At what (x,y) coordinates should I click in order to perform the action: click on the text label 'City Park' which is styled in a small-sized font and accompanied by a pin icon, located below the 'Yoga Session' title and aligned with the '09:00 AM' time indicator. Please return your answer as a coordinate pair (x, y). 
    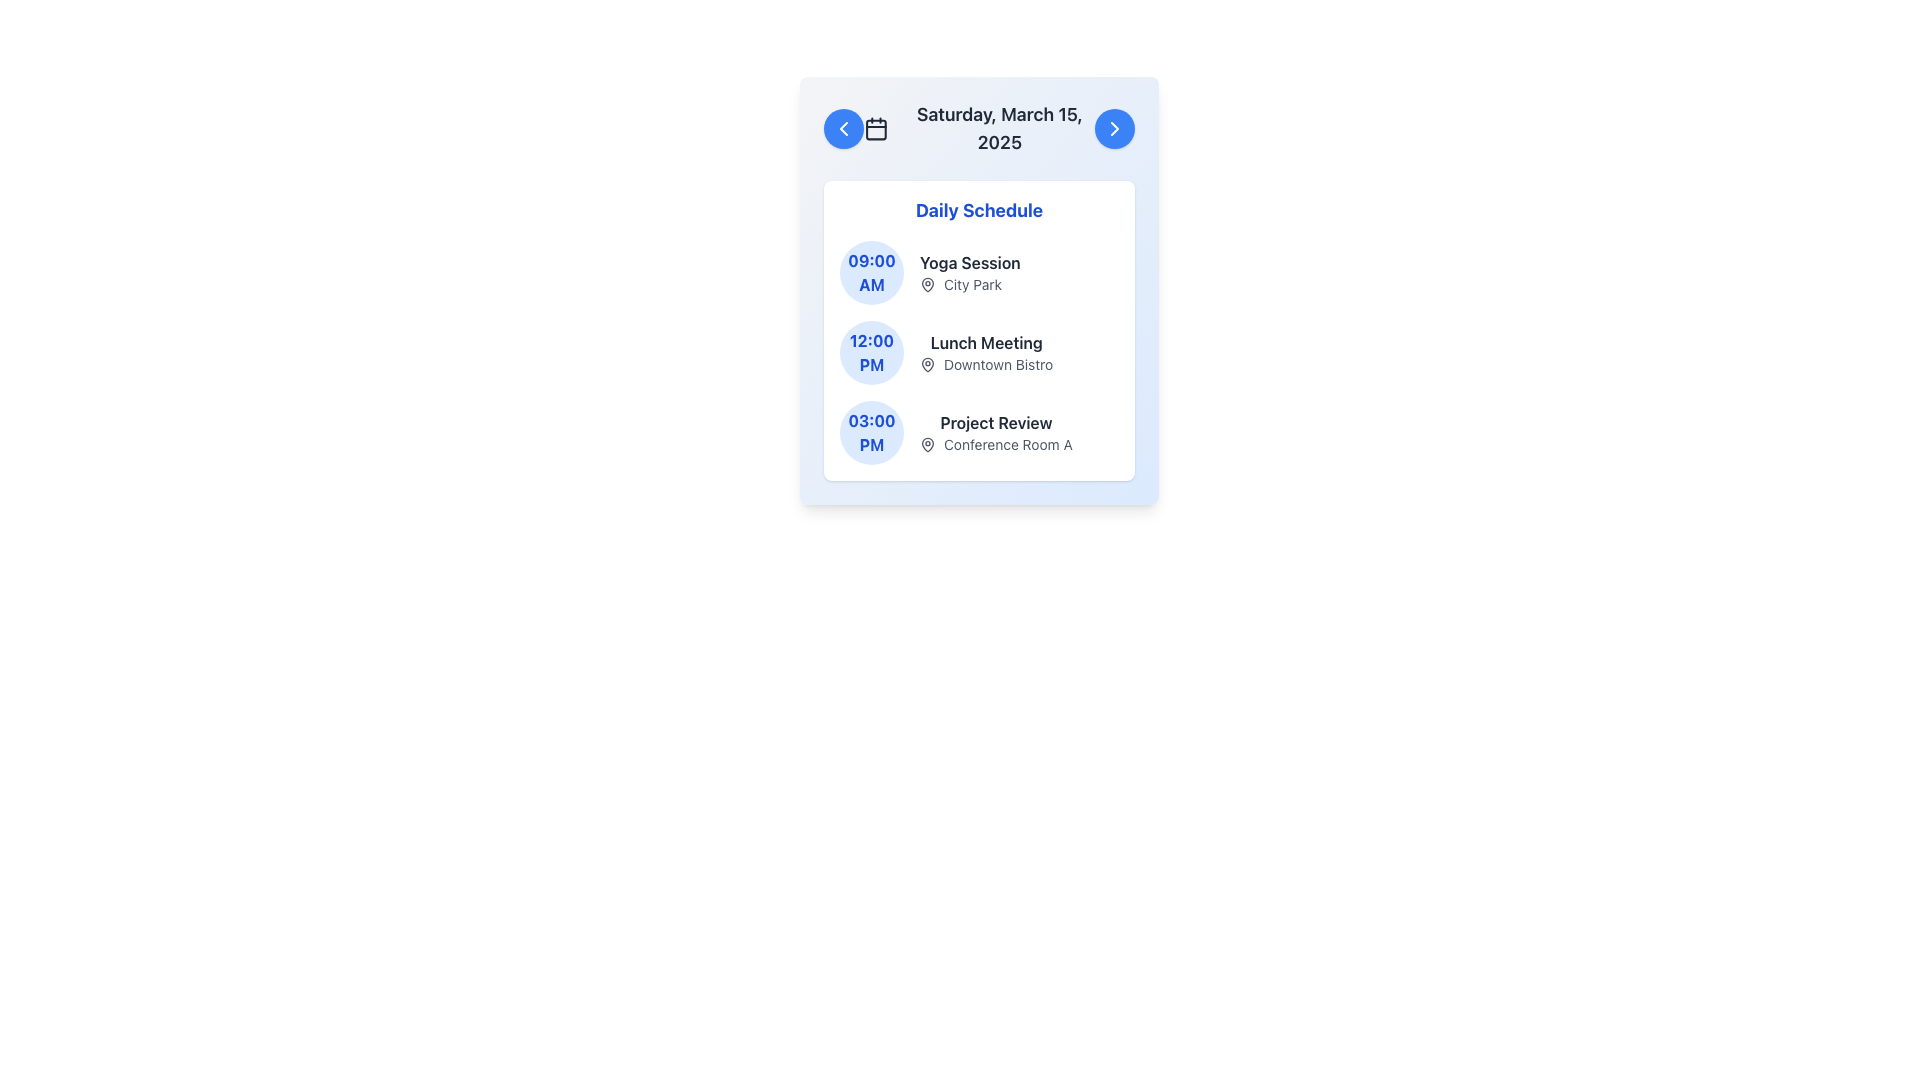
    Looking at the image, I should click on (970, 285).